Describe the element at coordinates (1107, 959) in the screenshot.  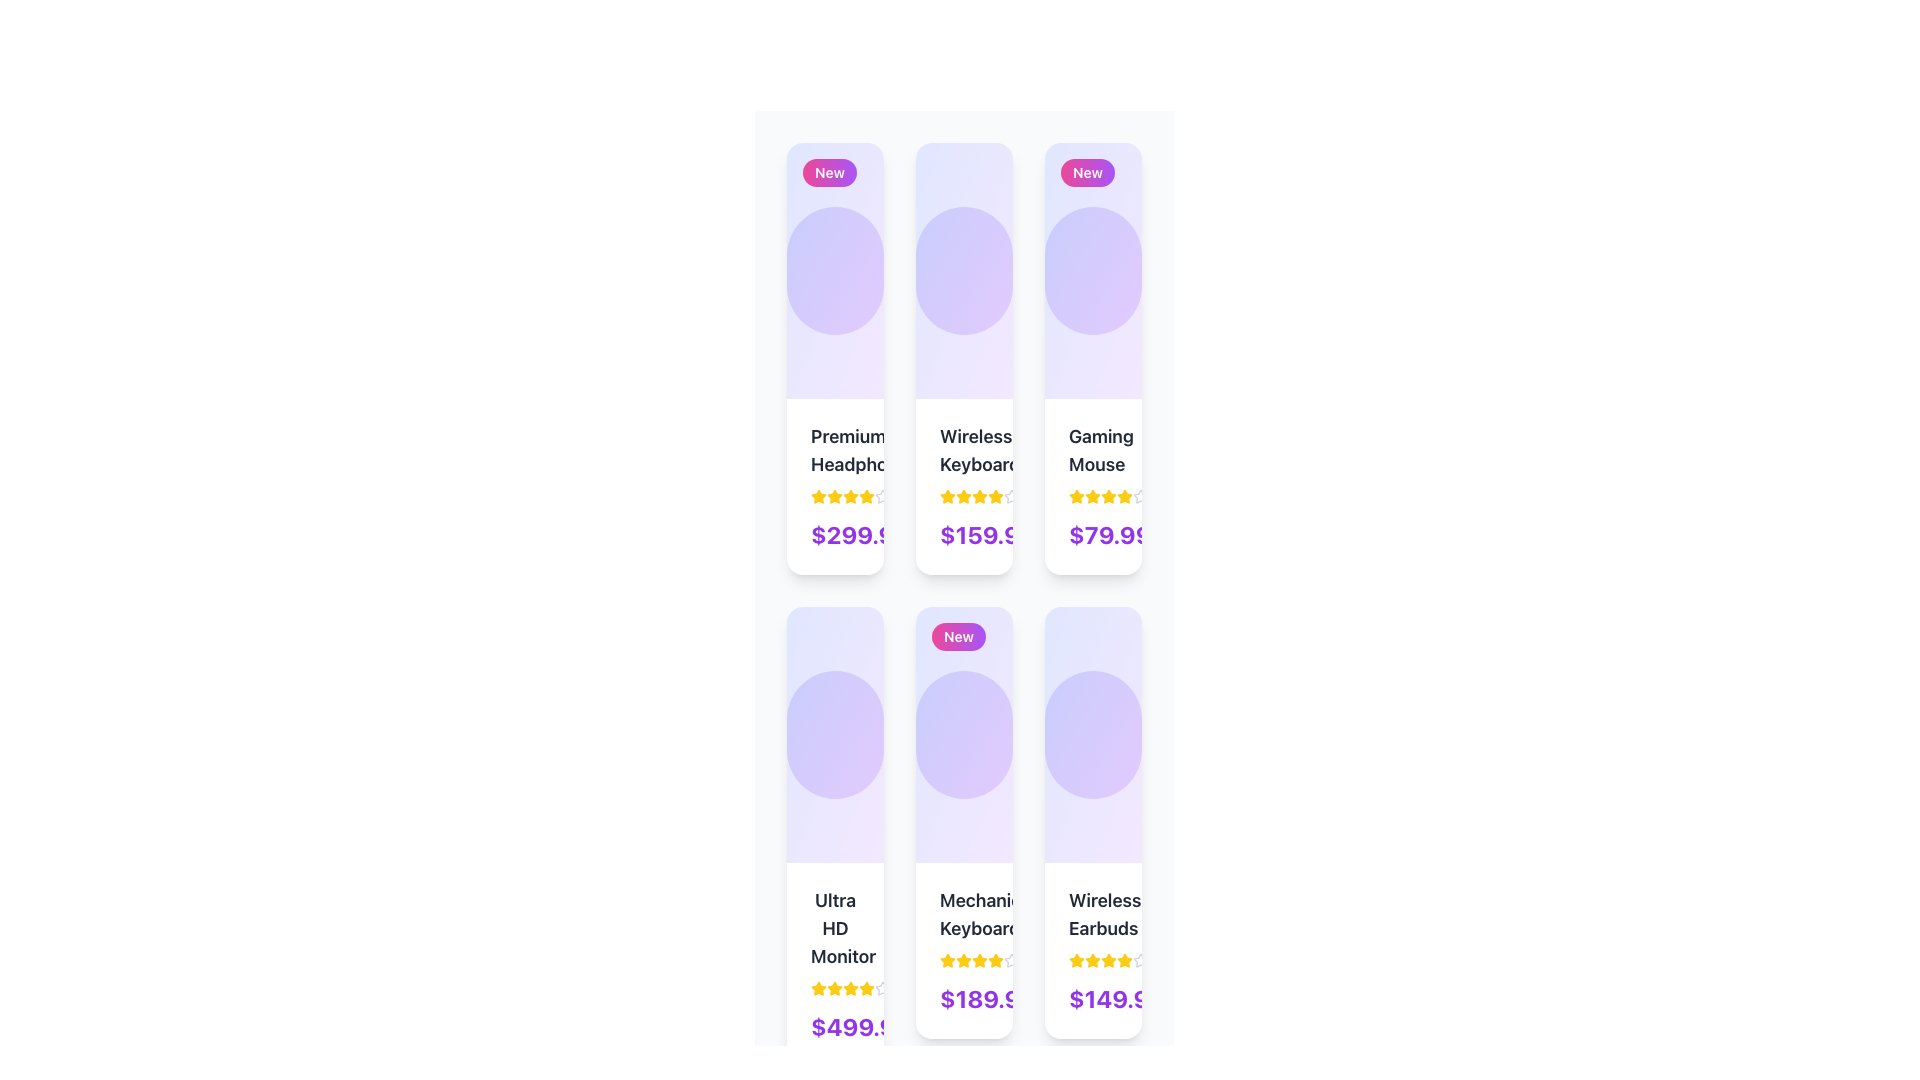
I see `the fourth yellow star in the star rating system below the 'Wireless Earbuds' product card` at that location.